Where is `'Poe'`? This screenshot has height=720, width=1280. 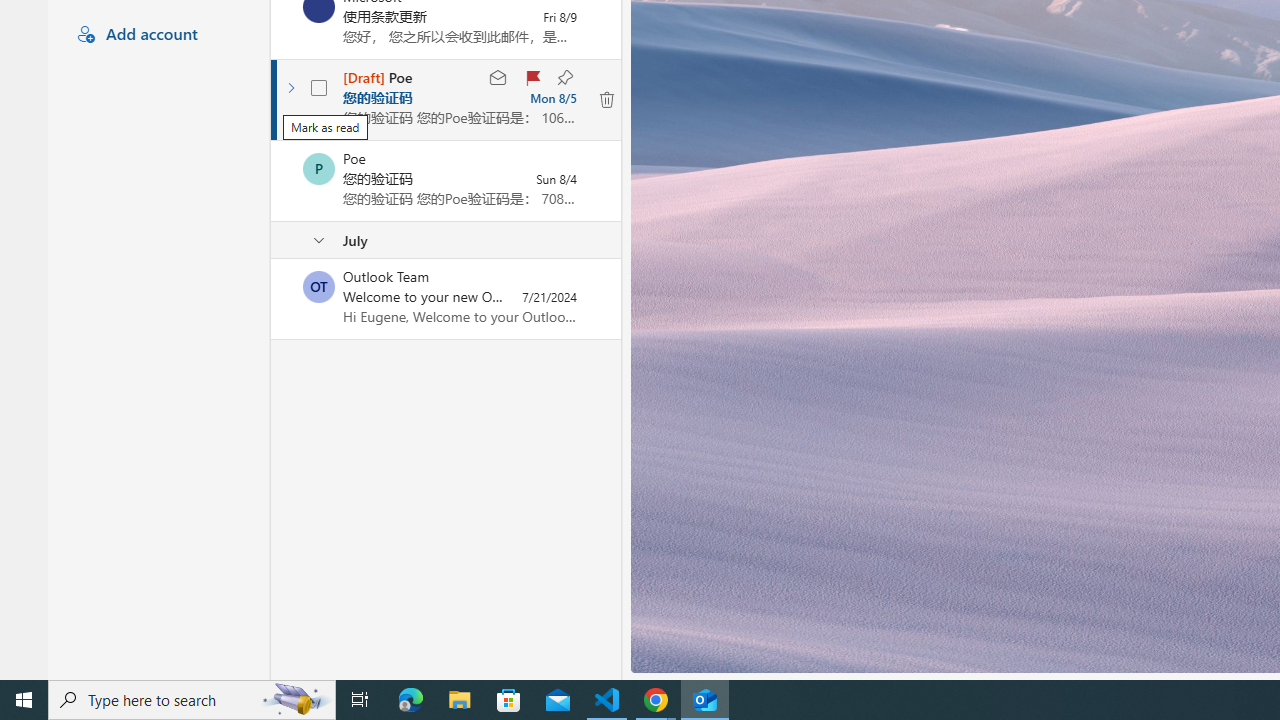
'Poe' is located at coordinates (318, 167).